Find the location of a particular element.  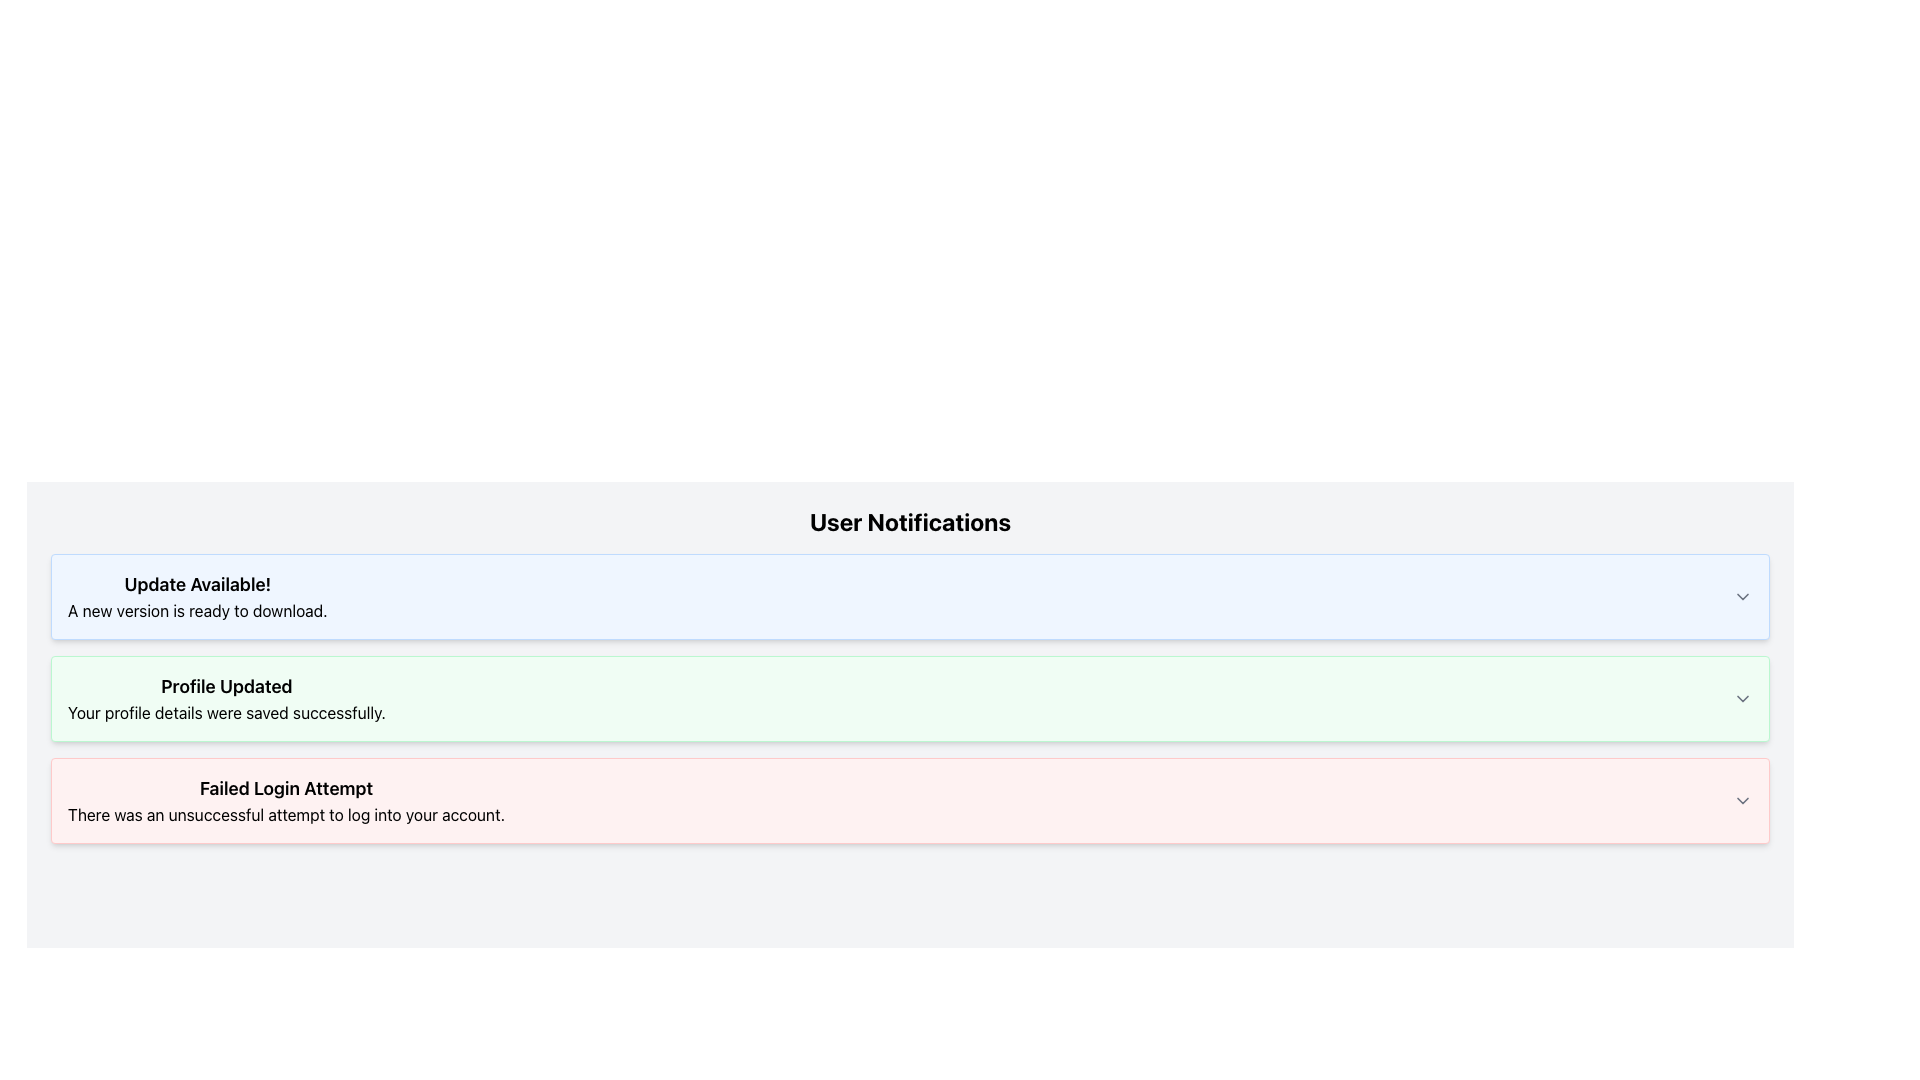

alert message displayed in the static text label indicating a failed login attempt, which is located within a light red background notification panel is located at coordinates (285, 814).